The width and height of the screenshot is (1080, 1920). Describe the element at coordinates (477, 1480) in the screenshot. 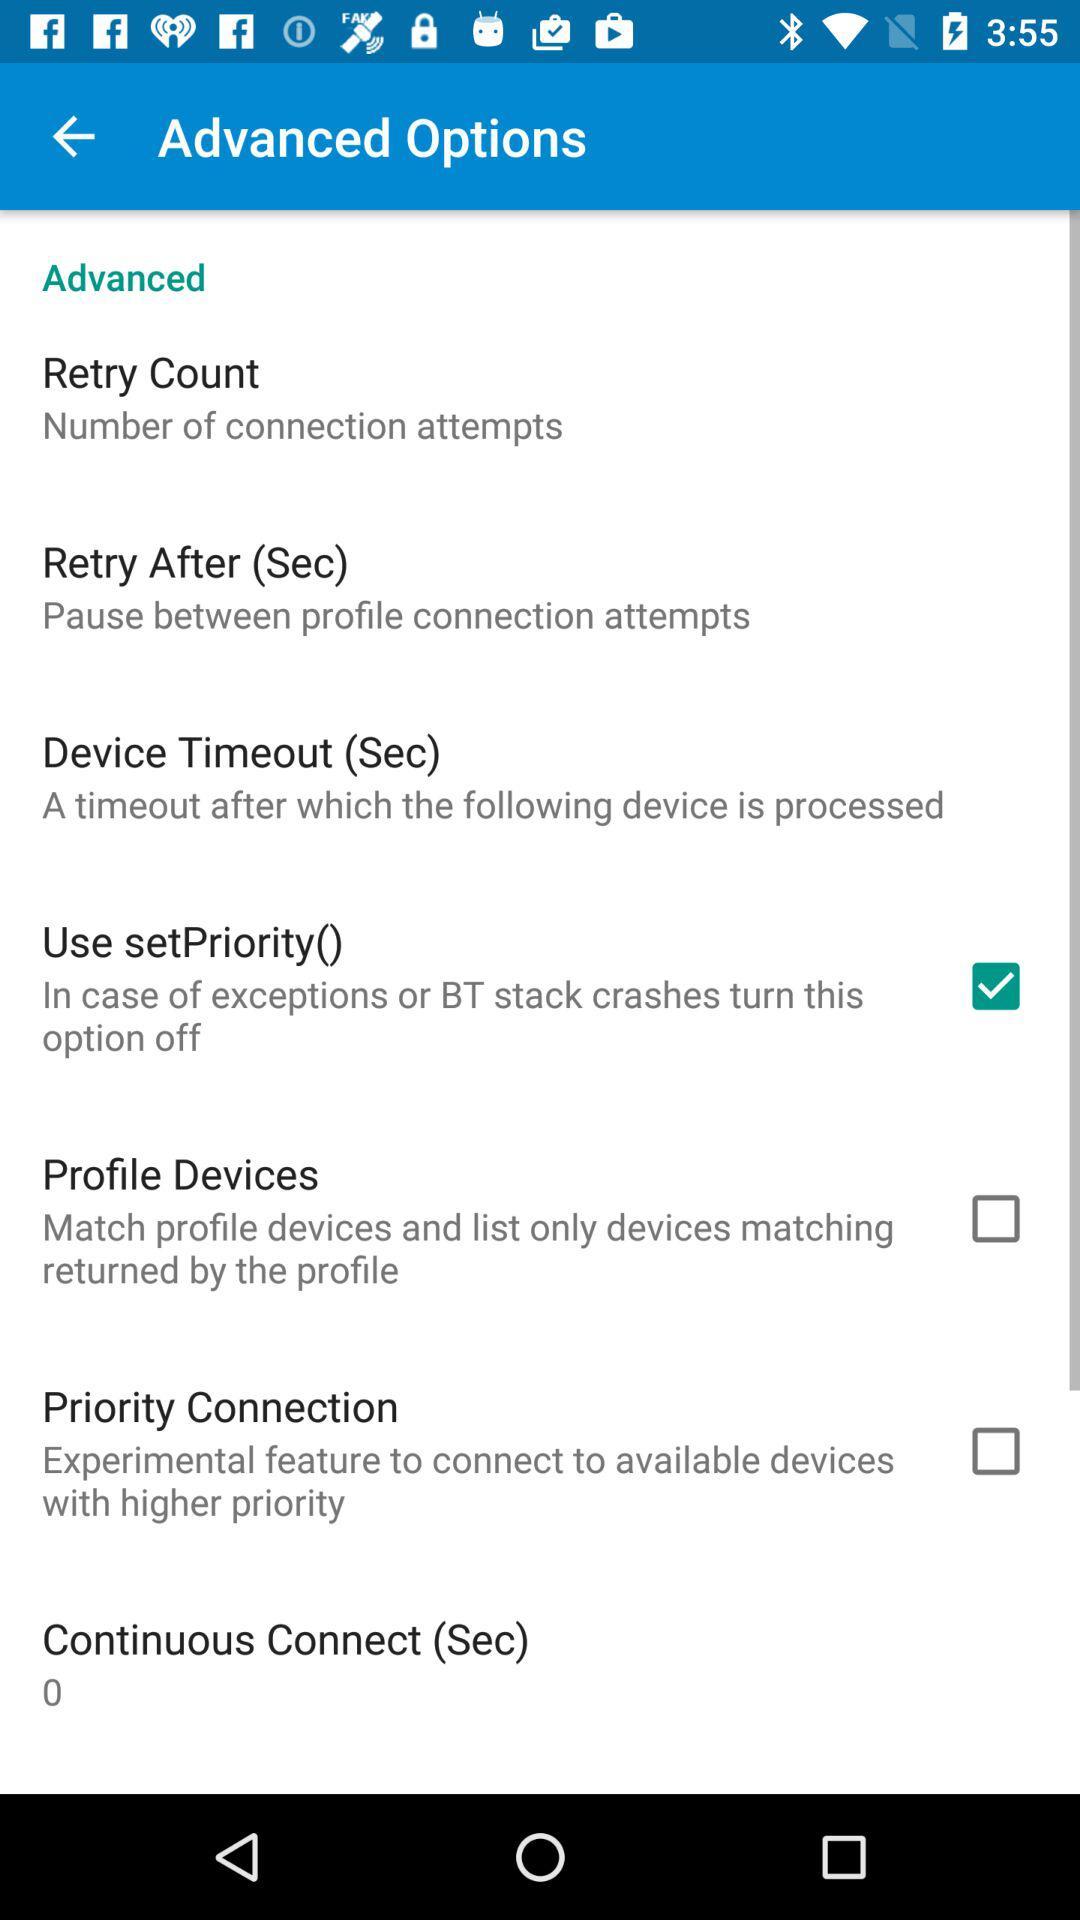

I see `the item above continuous connect (sec)` at that location.